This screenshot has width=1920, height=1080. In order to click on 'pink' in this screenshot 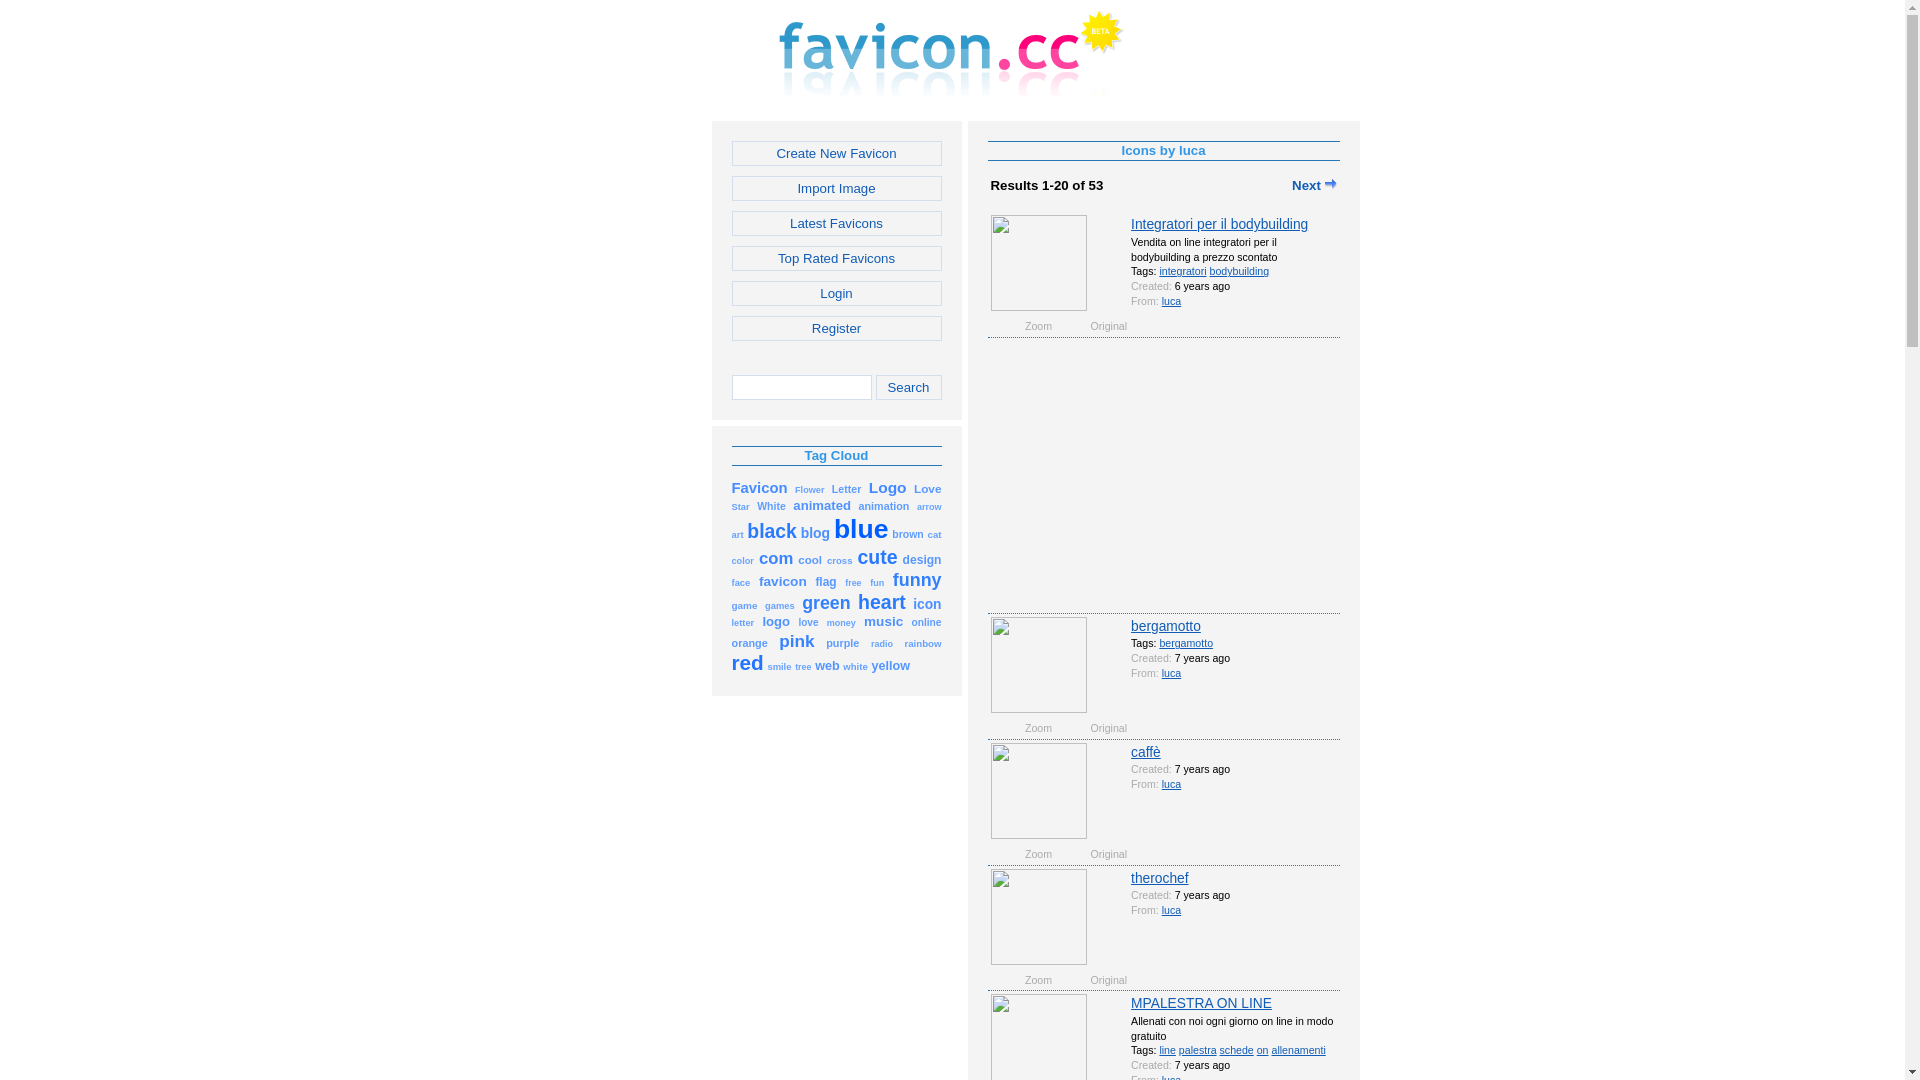, I will do `click(795, 642)`.